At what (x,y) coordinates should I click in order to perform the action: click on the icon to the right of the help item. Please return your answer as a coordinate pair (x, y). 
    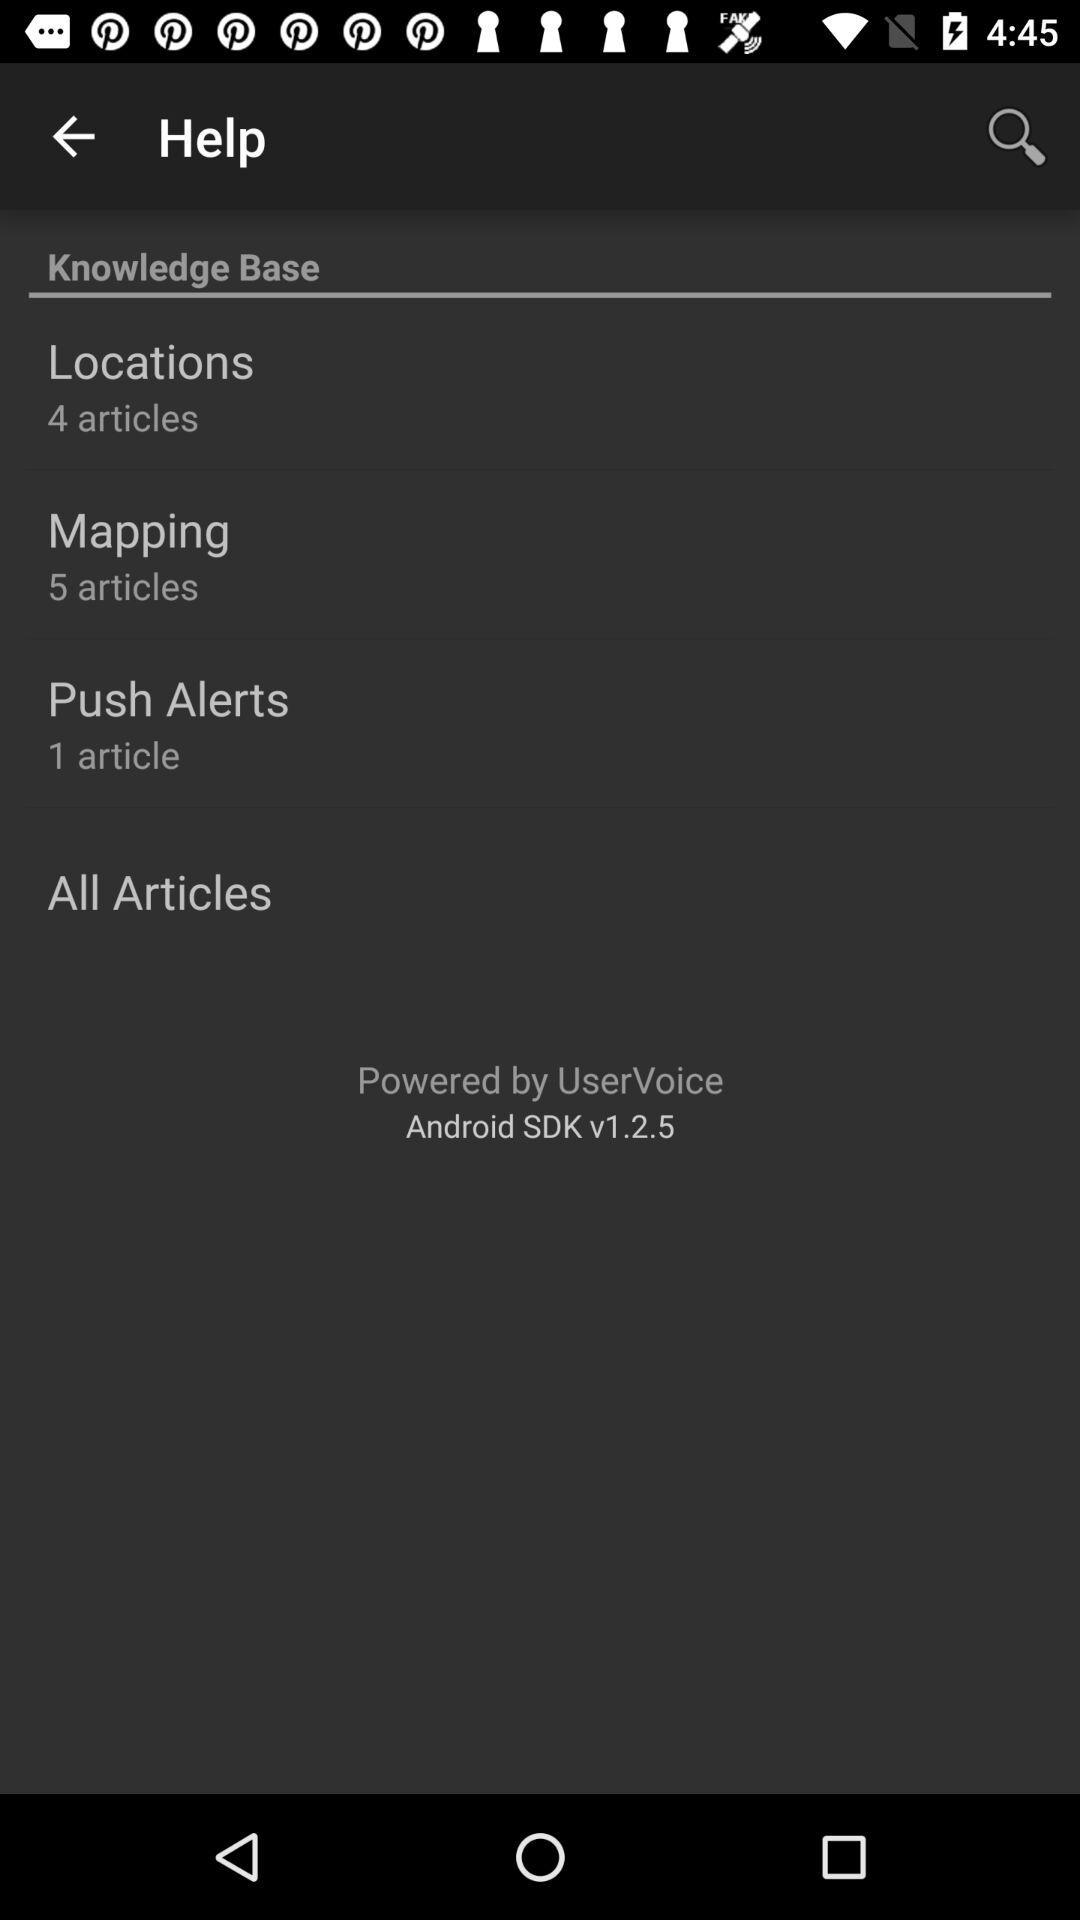
    Looking at the image, I should click on (1017, 135).